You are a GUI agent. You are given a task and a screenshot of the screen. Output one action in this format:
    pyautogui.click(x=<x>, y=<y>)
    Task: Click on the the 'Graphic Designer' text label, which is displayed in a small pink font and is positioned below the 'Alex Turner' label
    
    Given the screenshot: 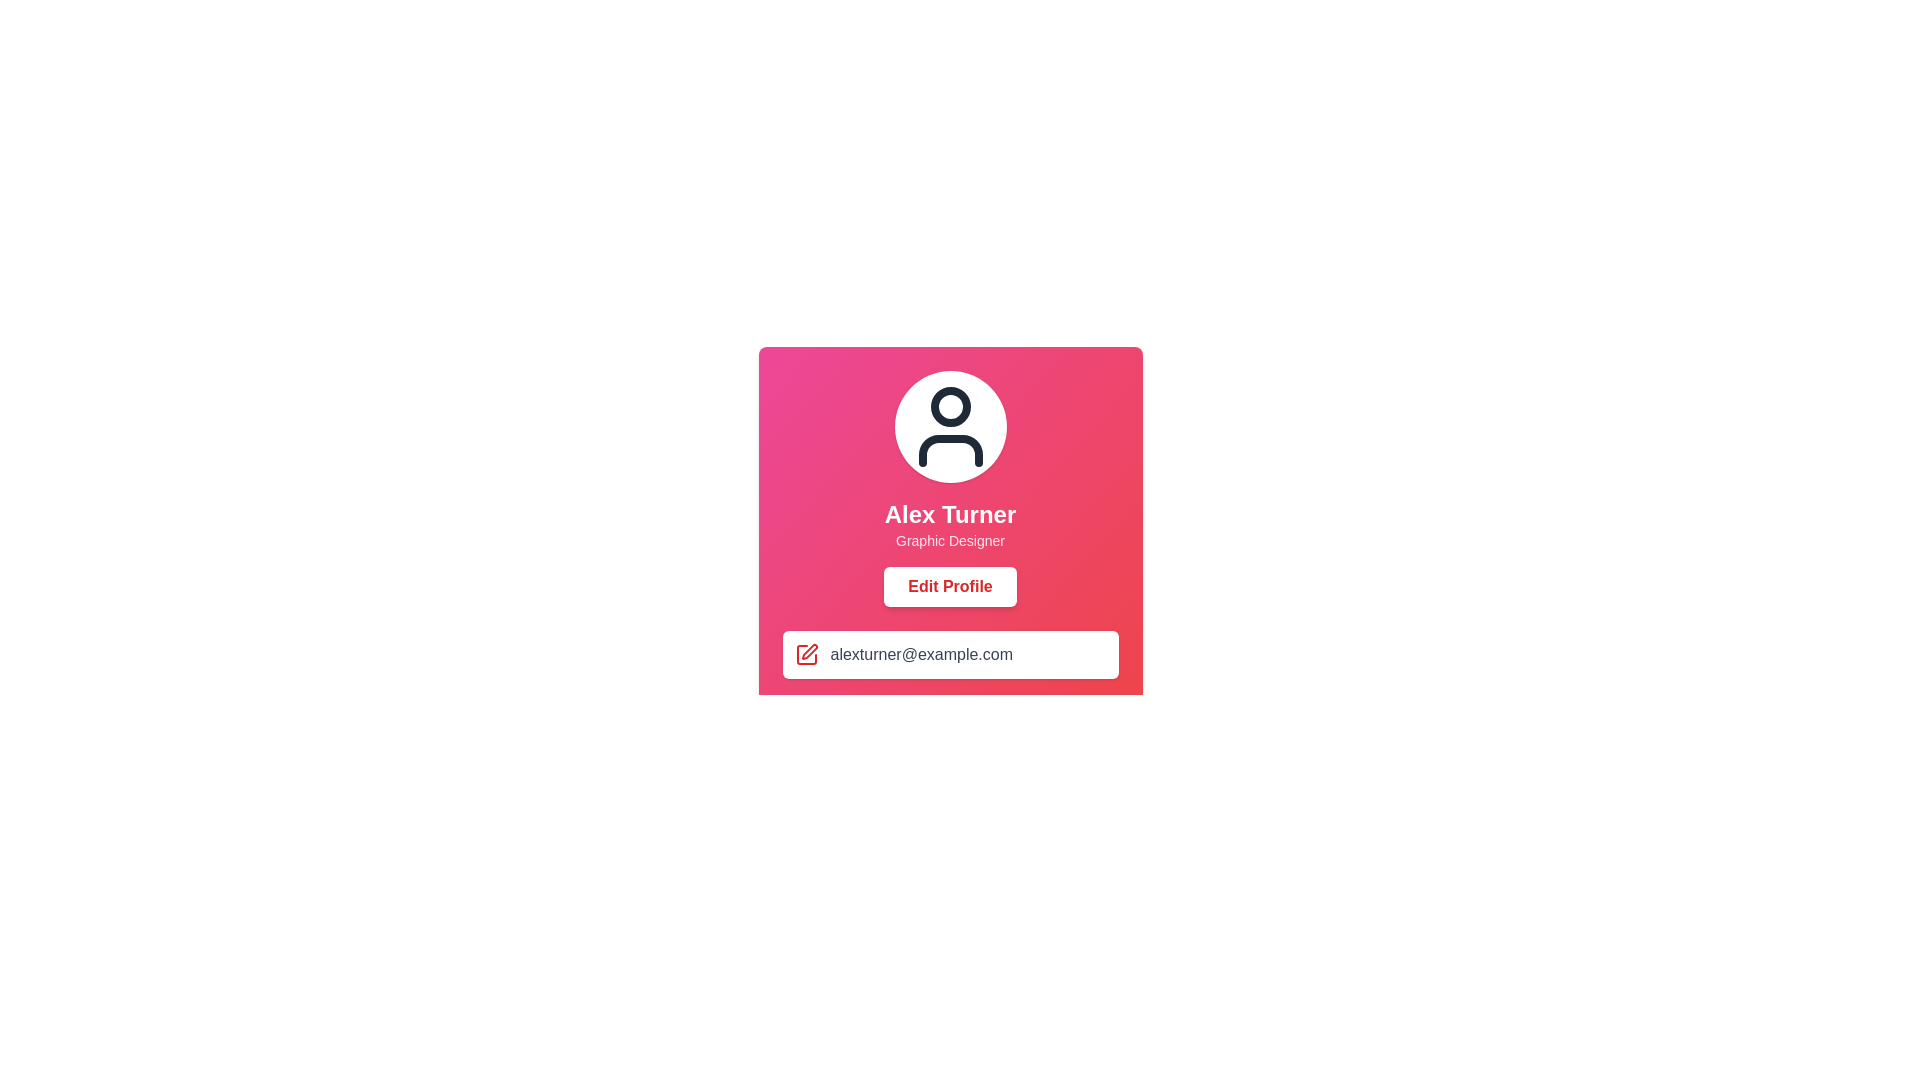 What is the action you would take?
    pyautogui.click(x=949, y=540)
    